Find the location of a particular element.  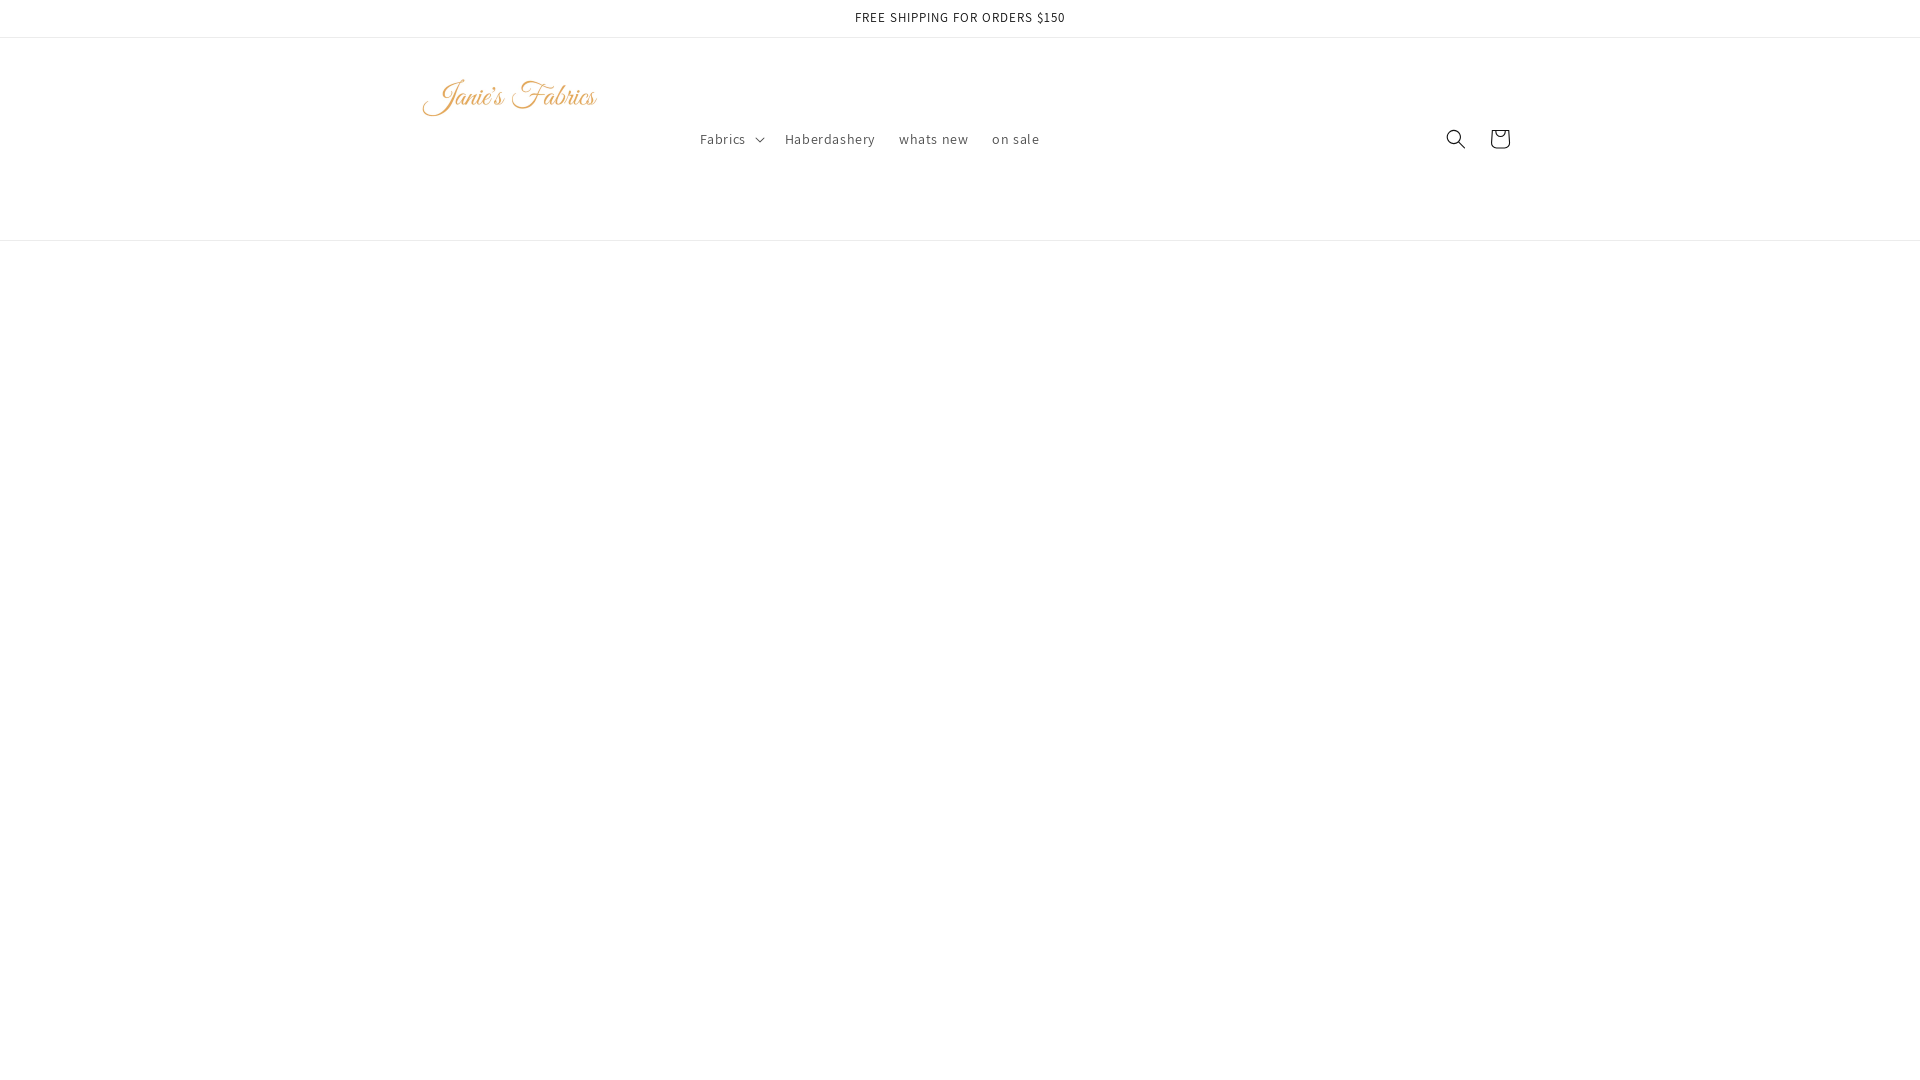

'Cart' is located at coordinates (1478, 137).